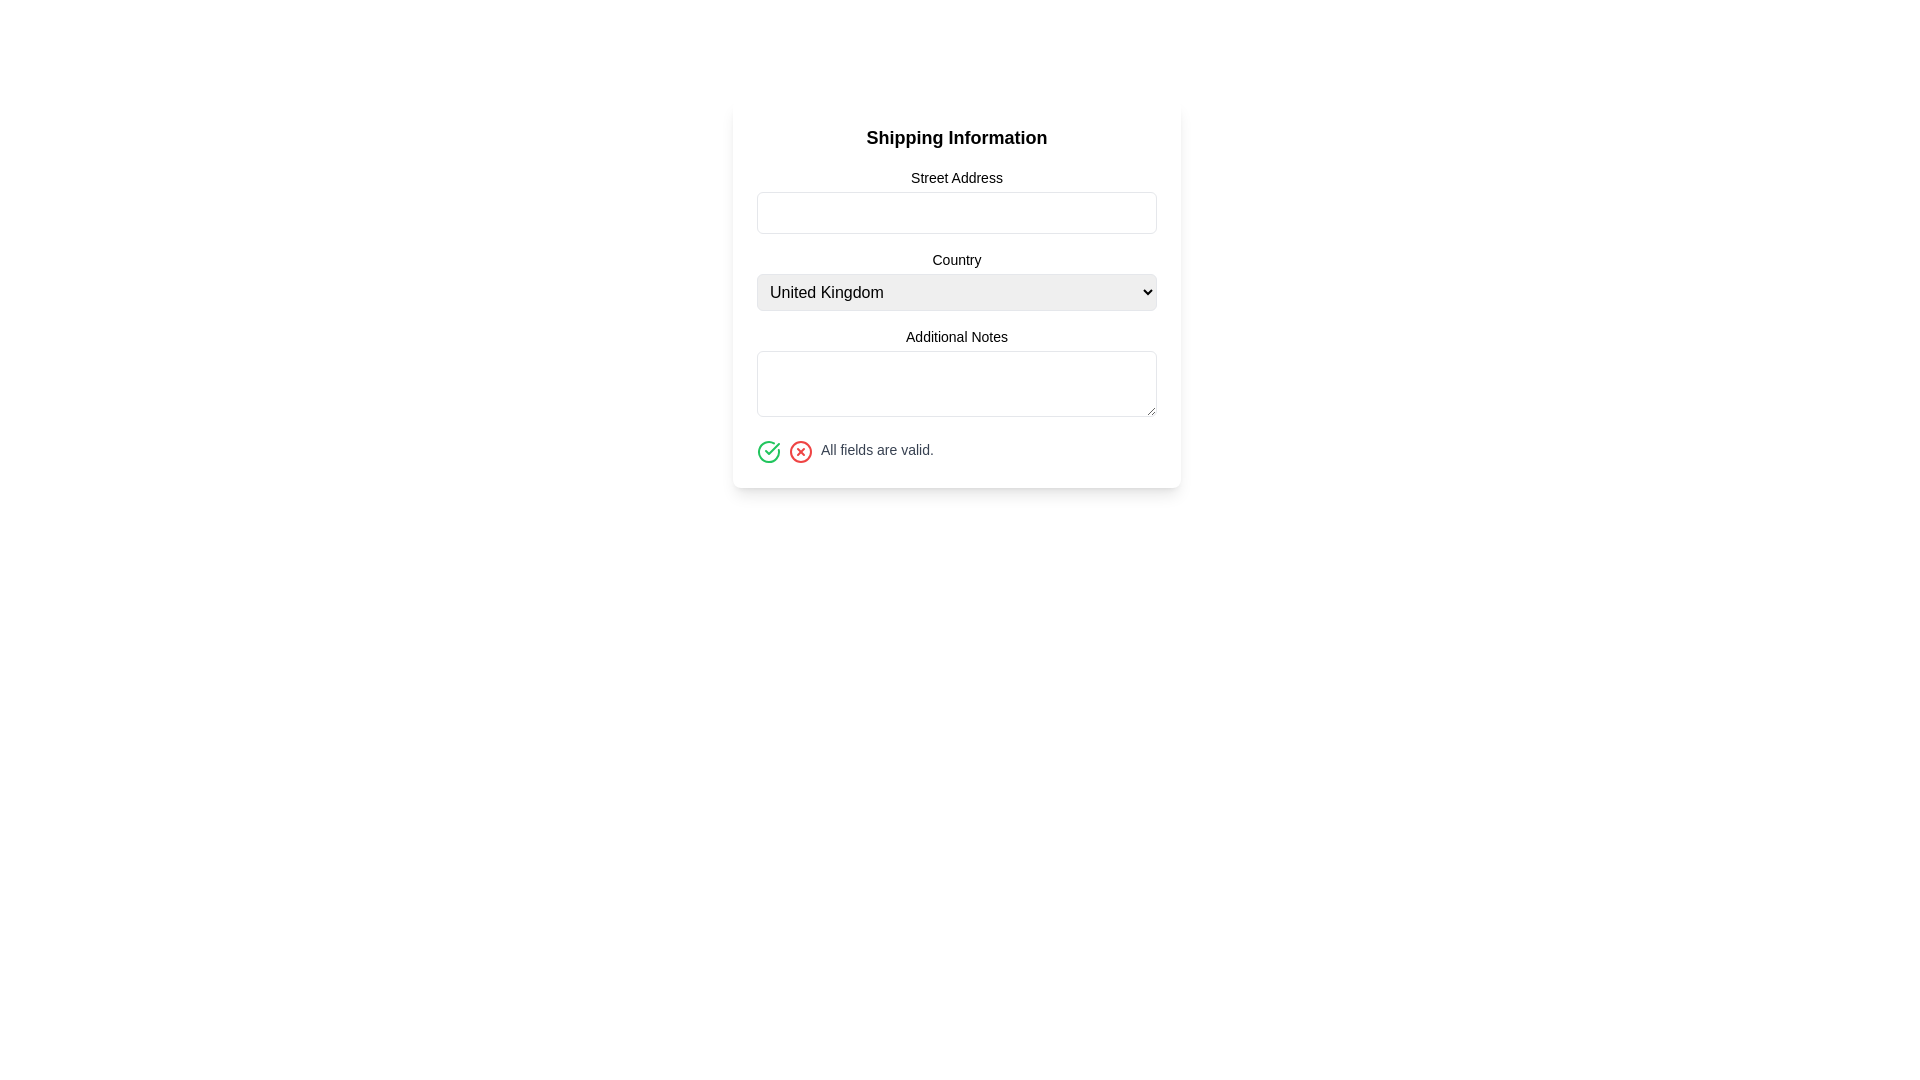  What do you see at coordinates (955, 292) in the screenshot?
I see `an option from the 'Country' dropdown menu located in the 'Shipping Information' form by clicking on it` at bounding box center [955, 292].